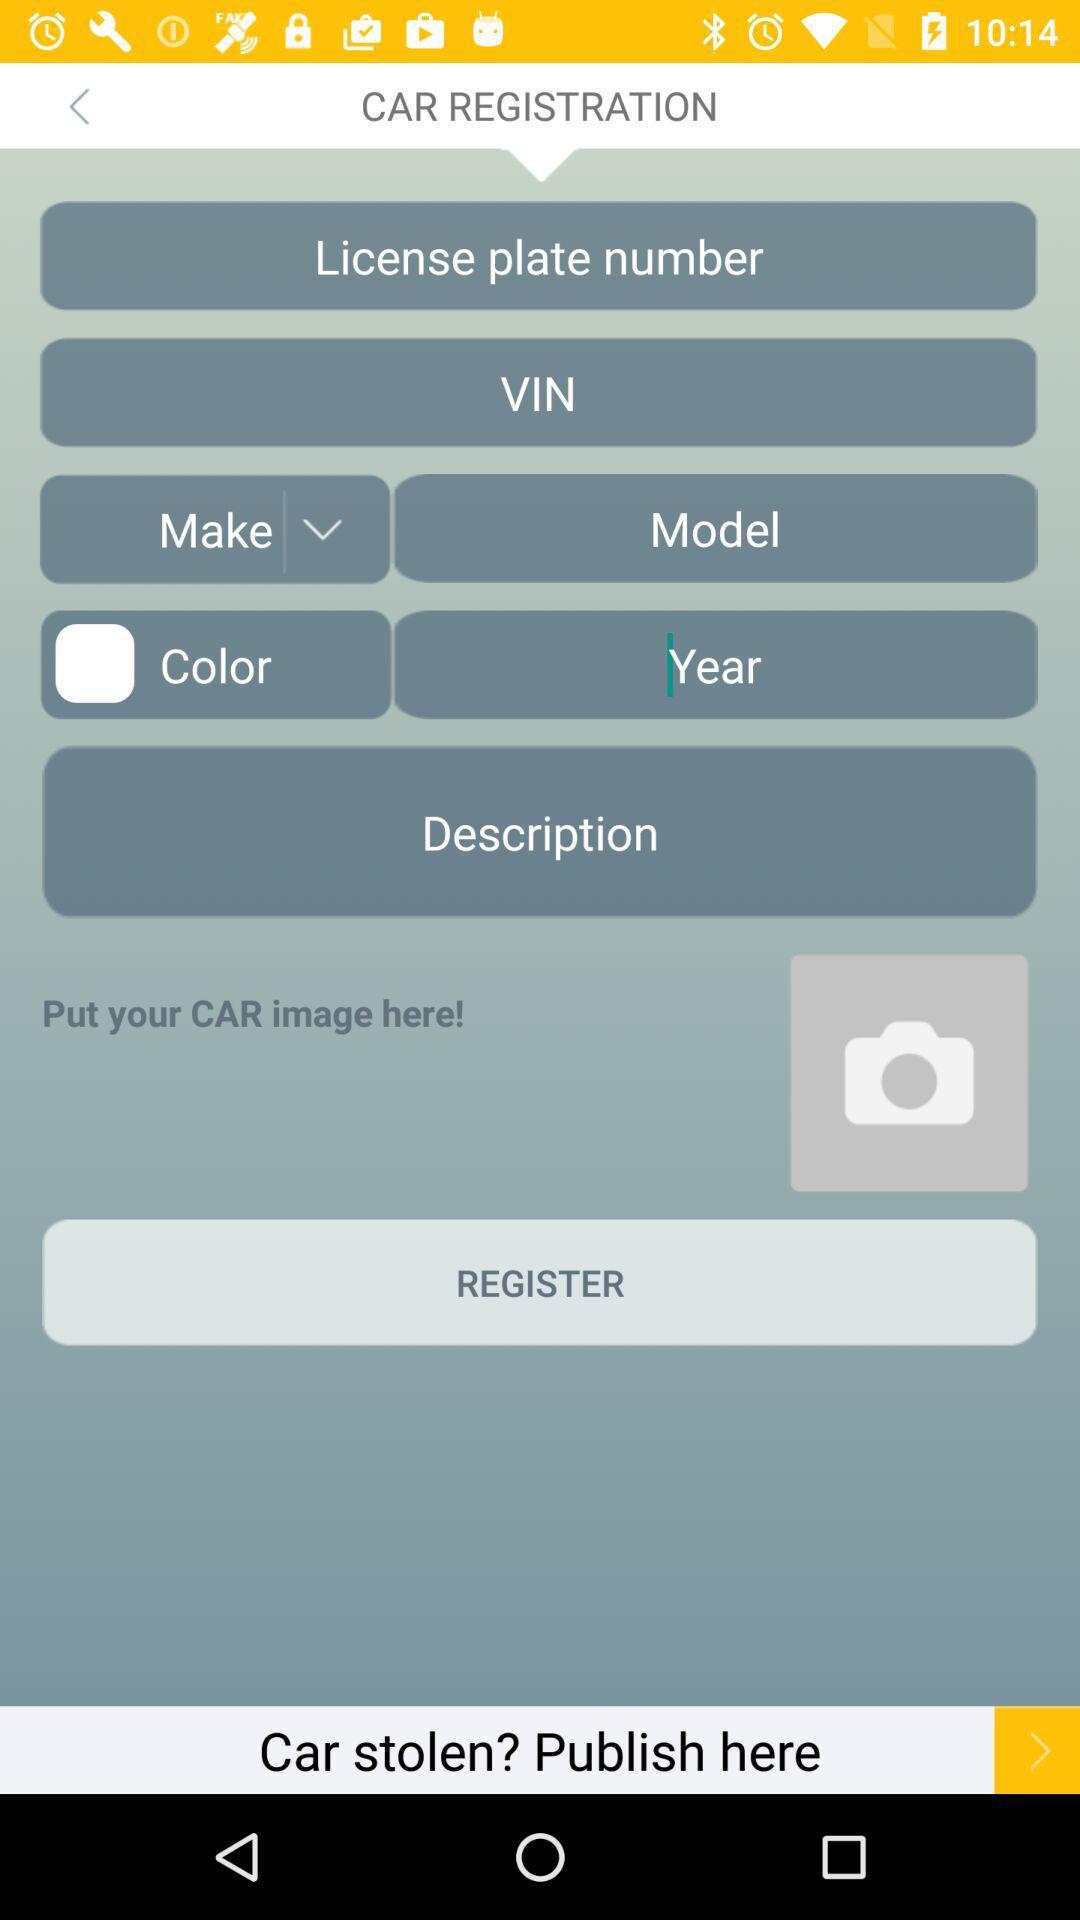 The height and width of the screenshot is (1920, 1080). Describe the element at coordinates (537, 392) in the screenshot. I see `vin number for car` at that location.